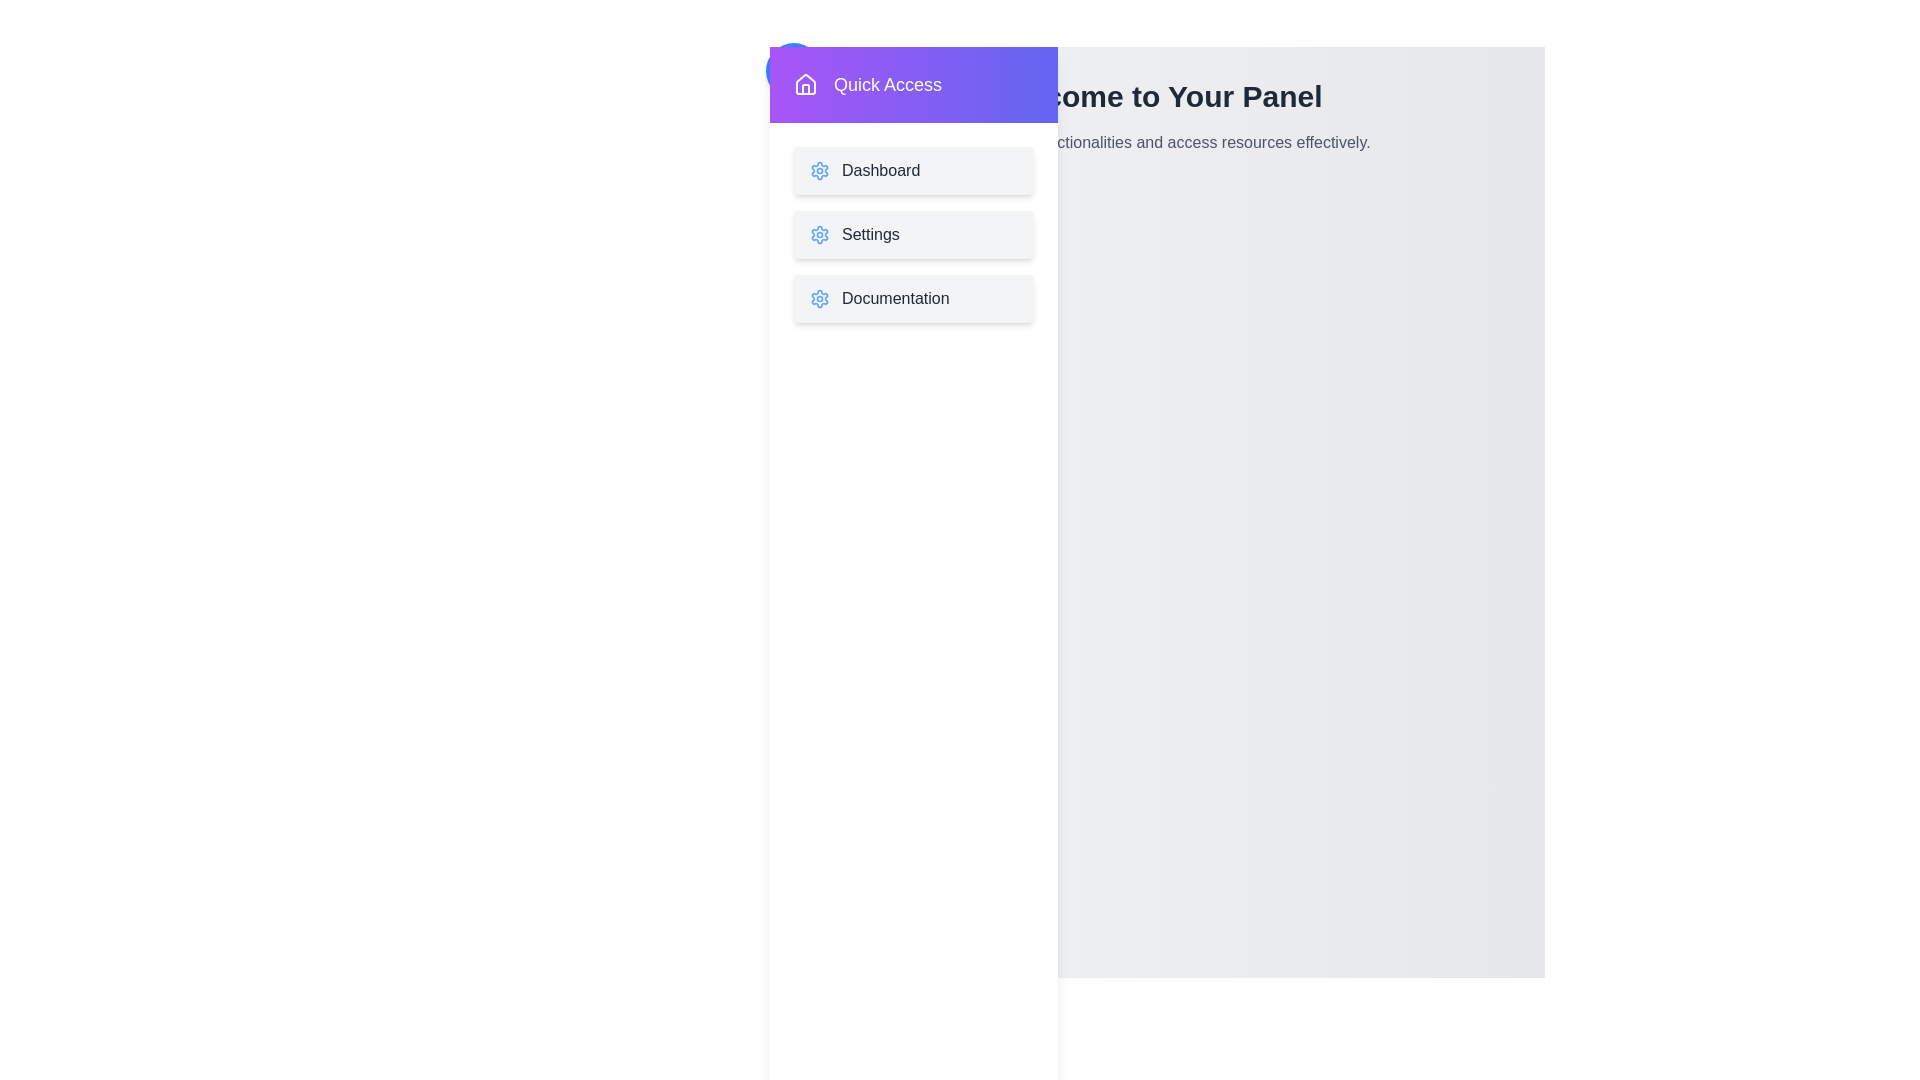  Describe the element at coordinates (792, 69) in the screenshot. I see `the toggle button located at the top-left corner of the screen to toggle the drawer's state` at that location.